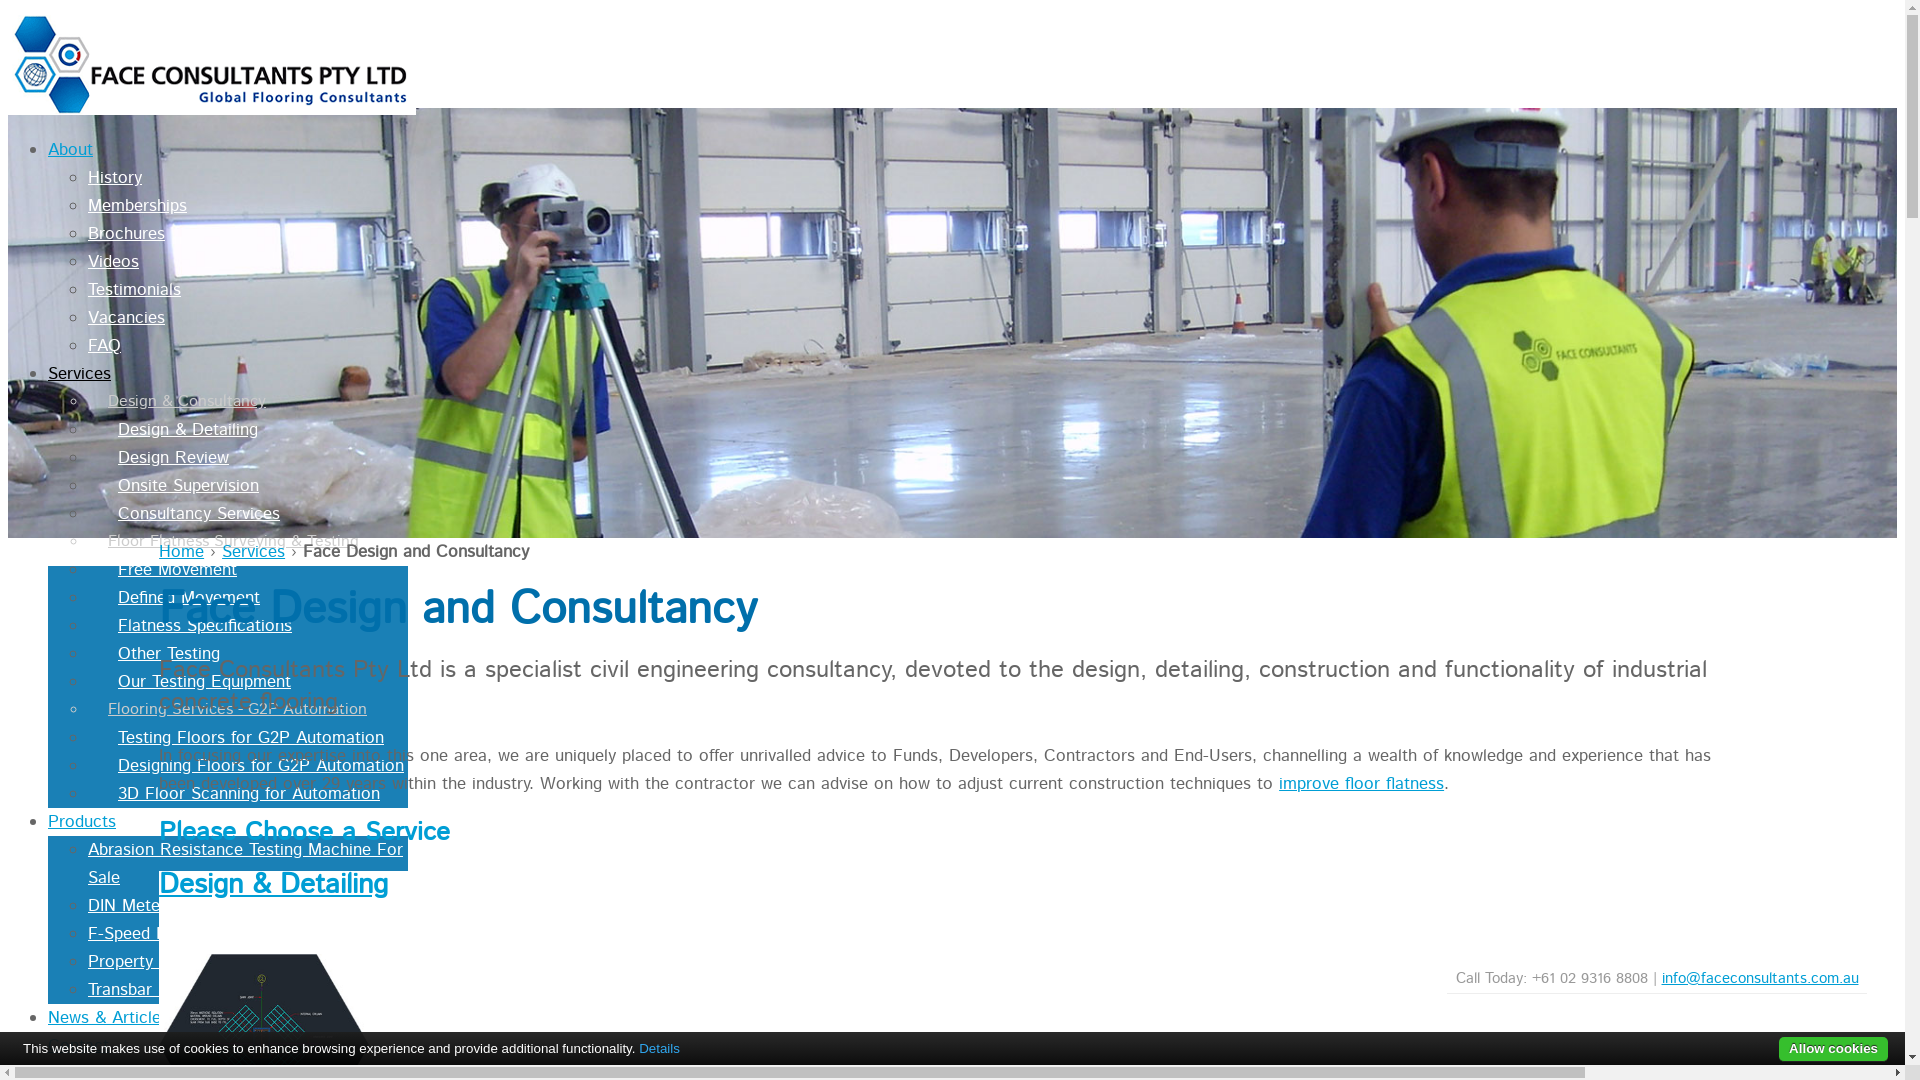  What do you see at coordinates (235, 737) in the screenshot?
I see `'Testing Floors for G2P Automation'` at bounding box center [235, 737].